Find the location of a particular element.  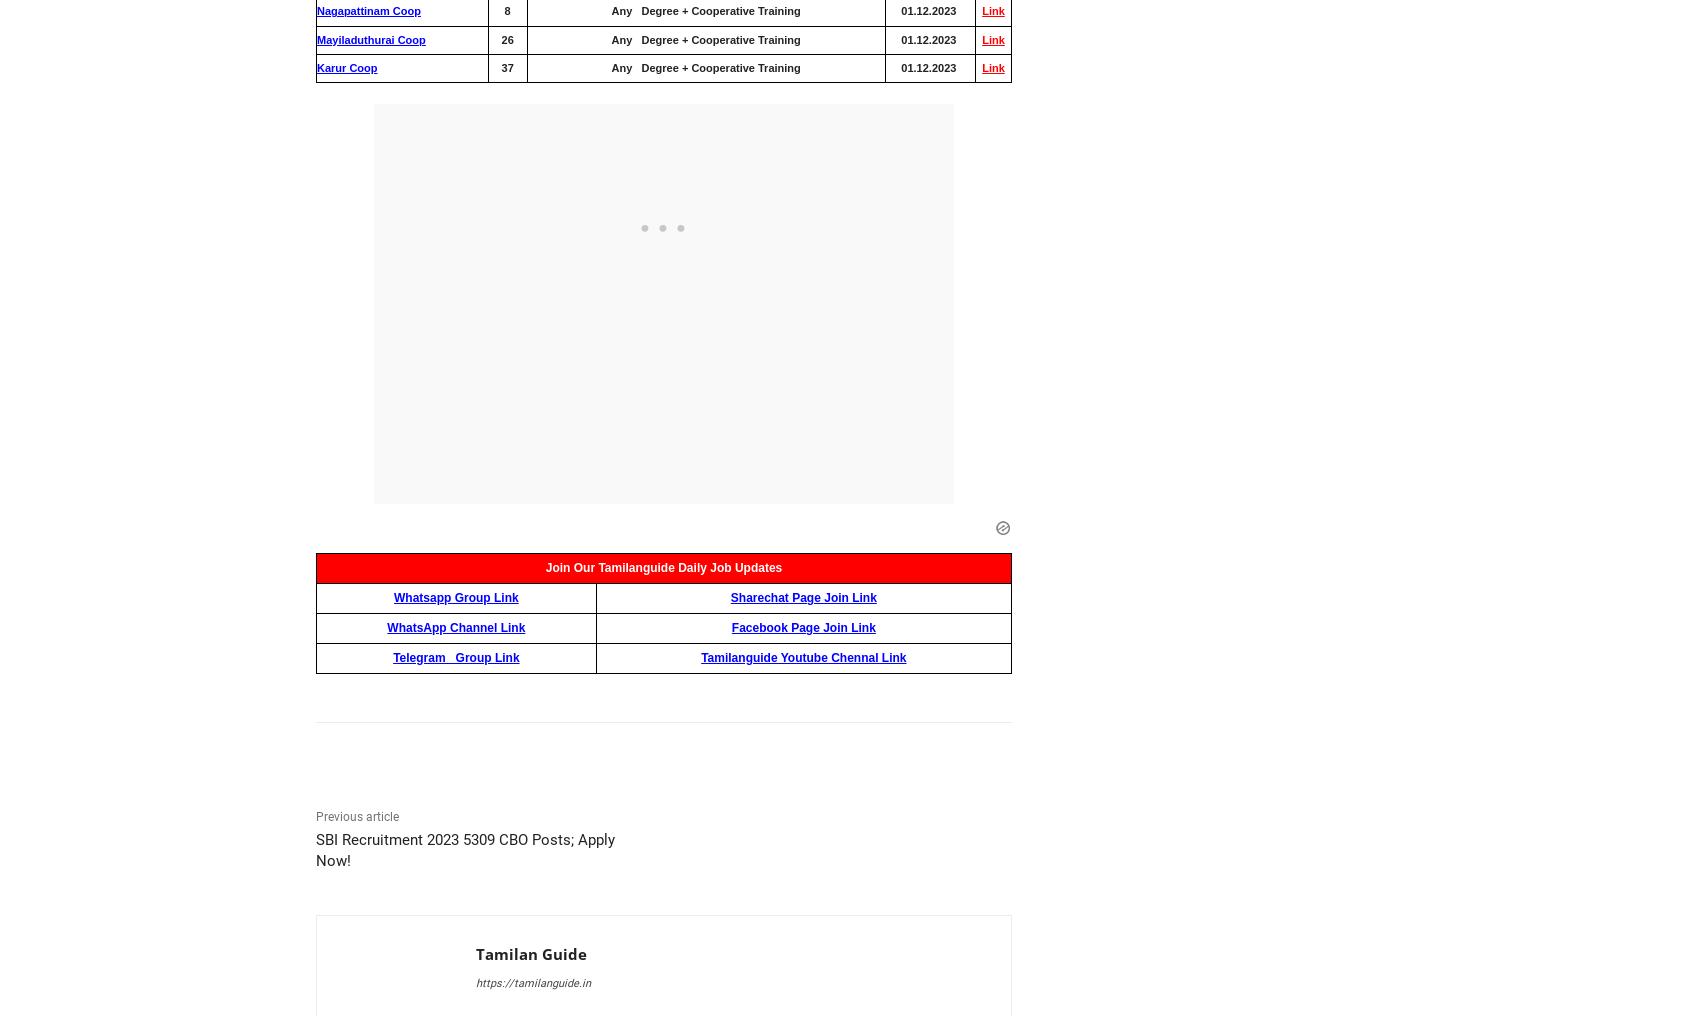

'8' is located at coordinates (506, 9).